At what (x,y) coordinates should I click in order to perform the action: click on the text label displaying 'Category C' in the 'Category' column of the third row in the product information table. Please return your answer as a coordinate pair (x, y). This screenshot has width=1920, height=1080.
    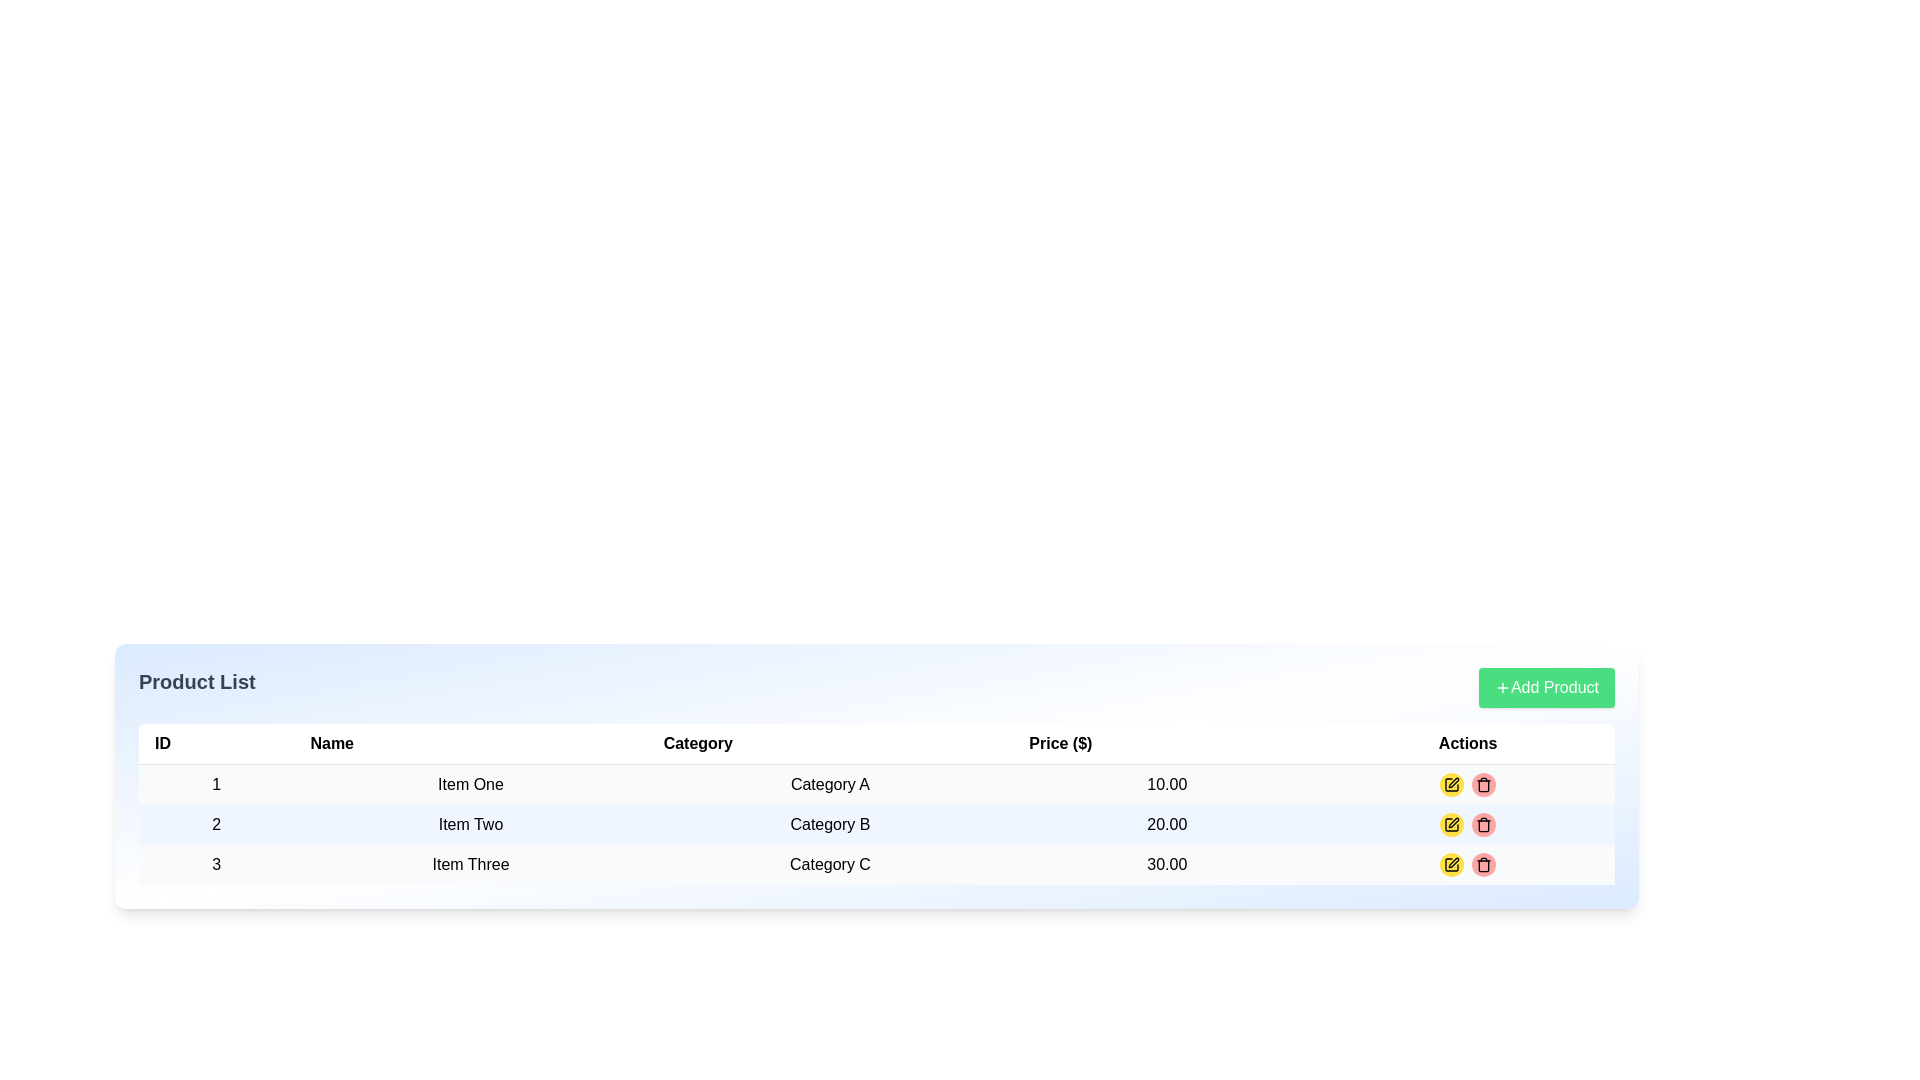
    Looking at the image, I should click on (830, 863).